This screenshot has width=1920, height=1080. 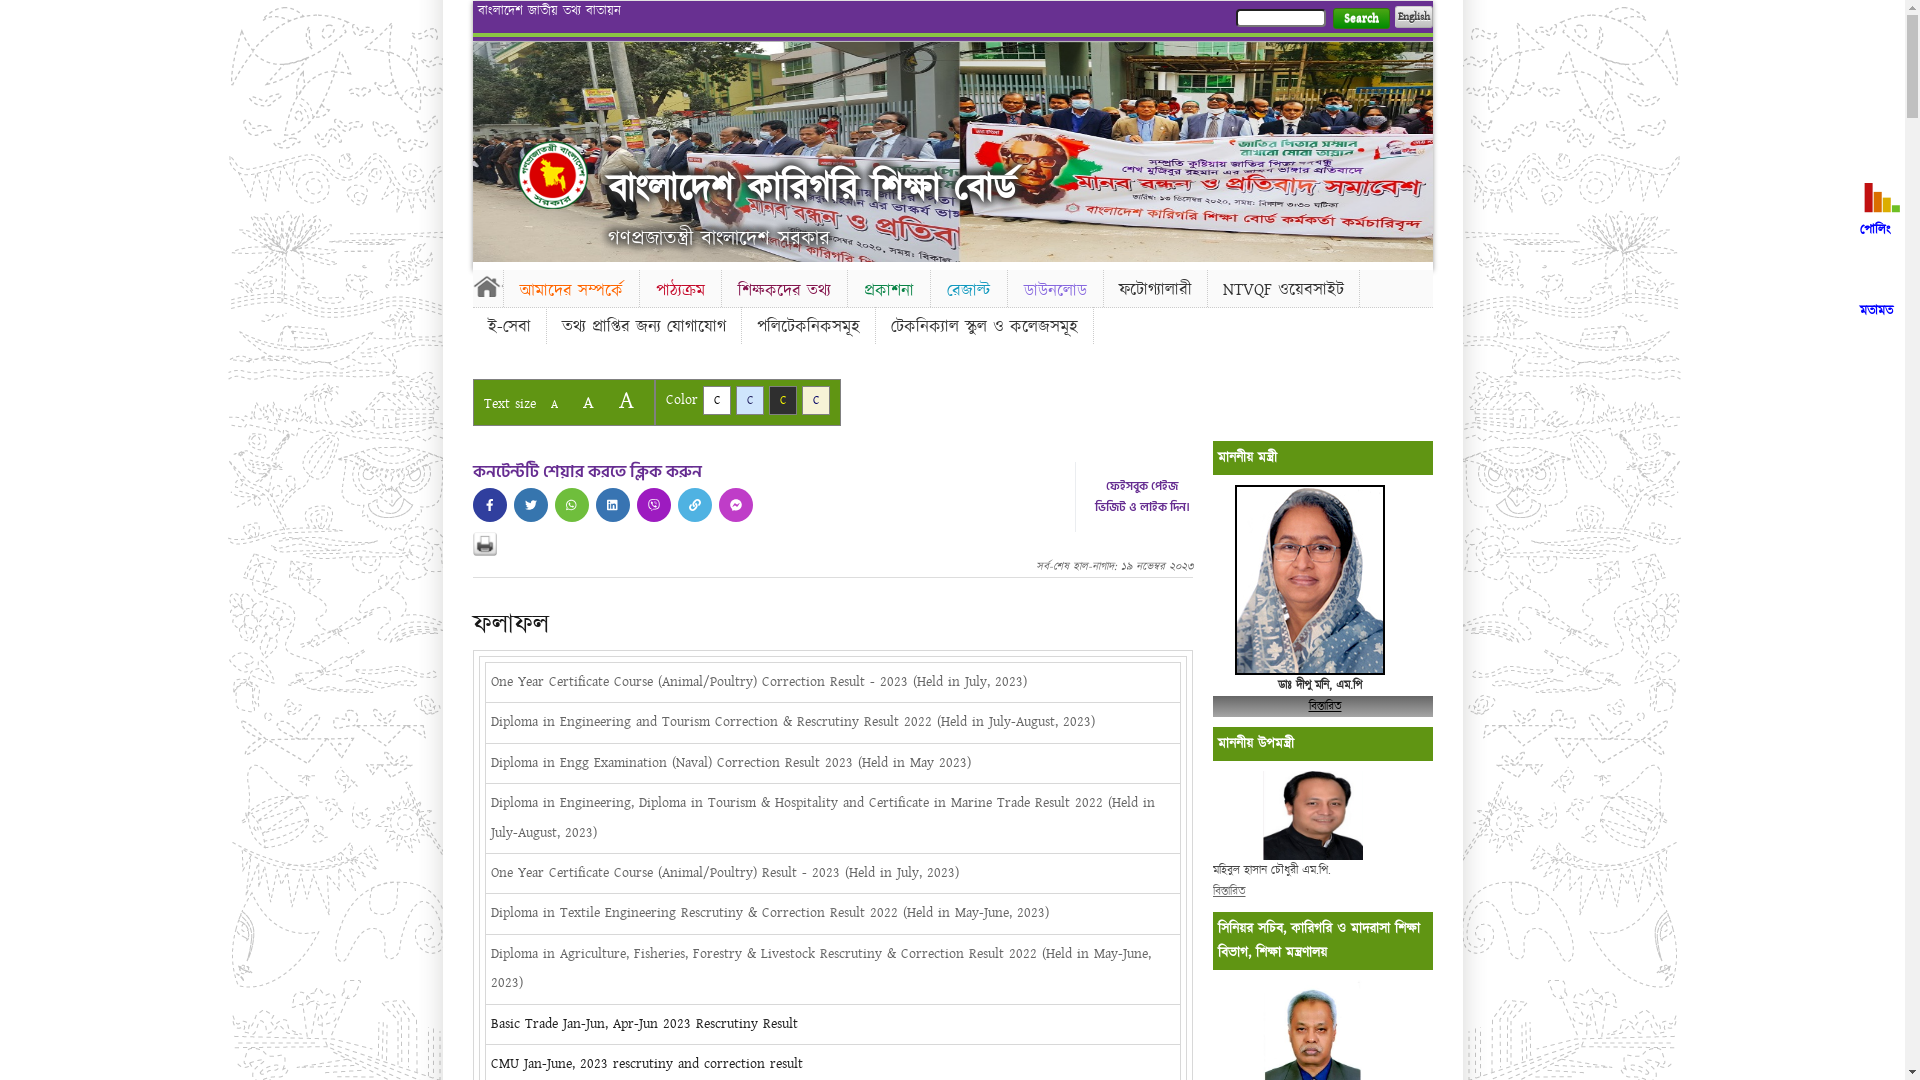 I want to click on 'A', so click(x=553, y=404).